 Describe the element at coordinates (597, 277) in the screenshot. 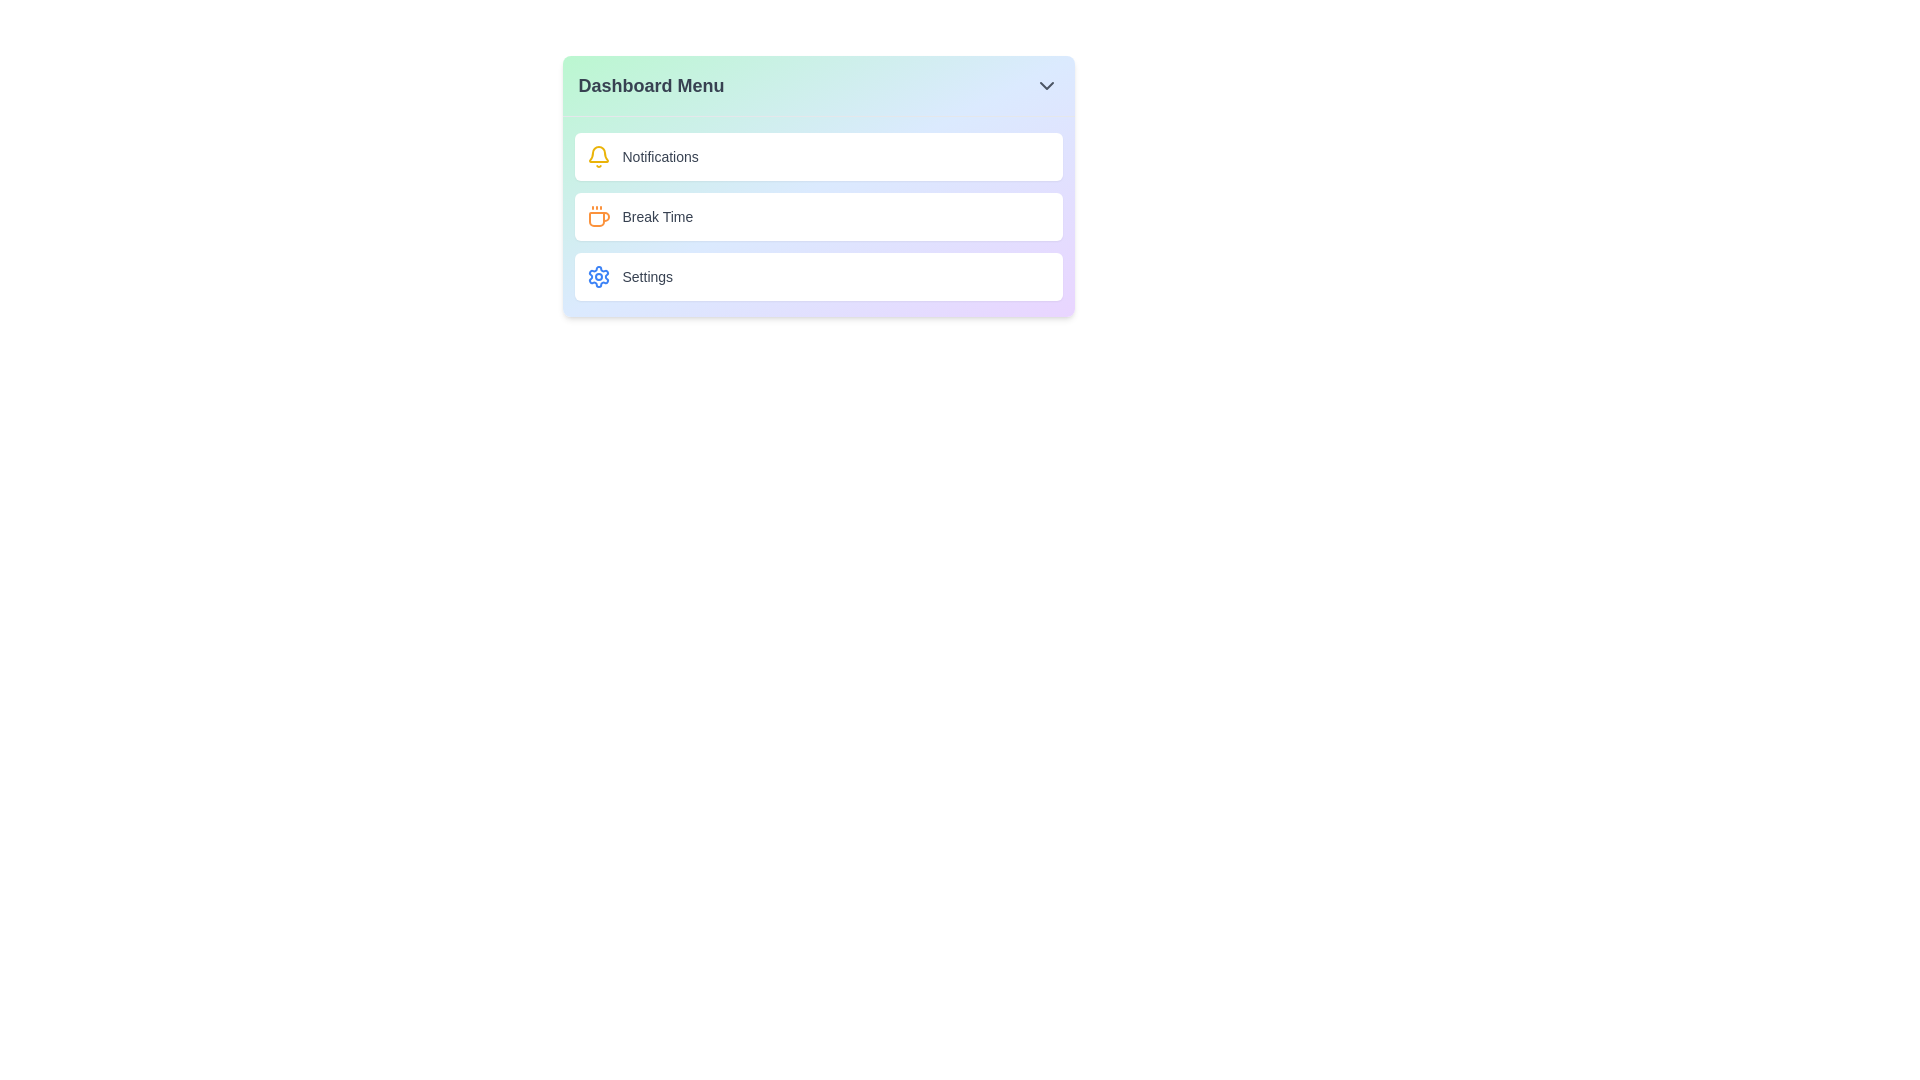

I see `the blue gear icon representing settings, located to the left of the 'Settings' text in the menu interface` at that location.